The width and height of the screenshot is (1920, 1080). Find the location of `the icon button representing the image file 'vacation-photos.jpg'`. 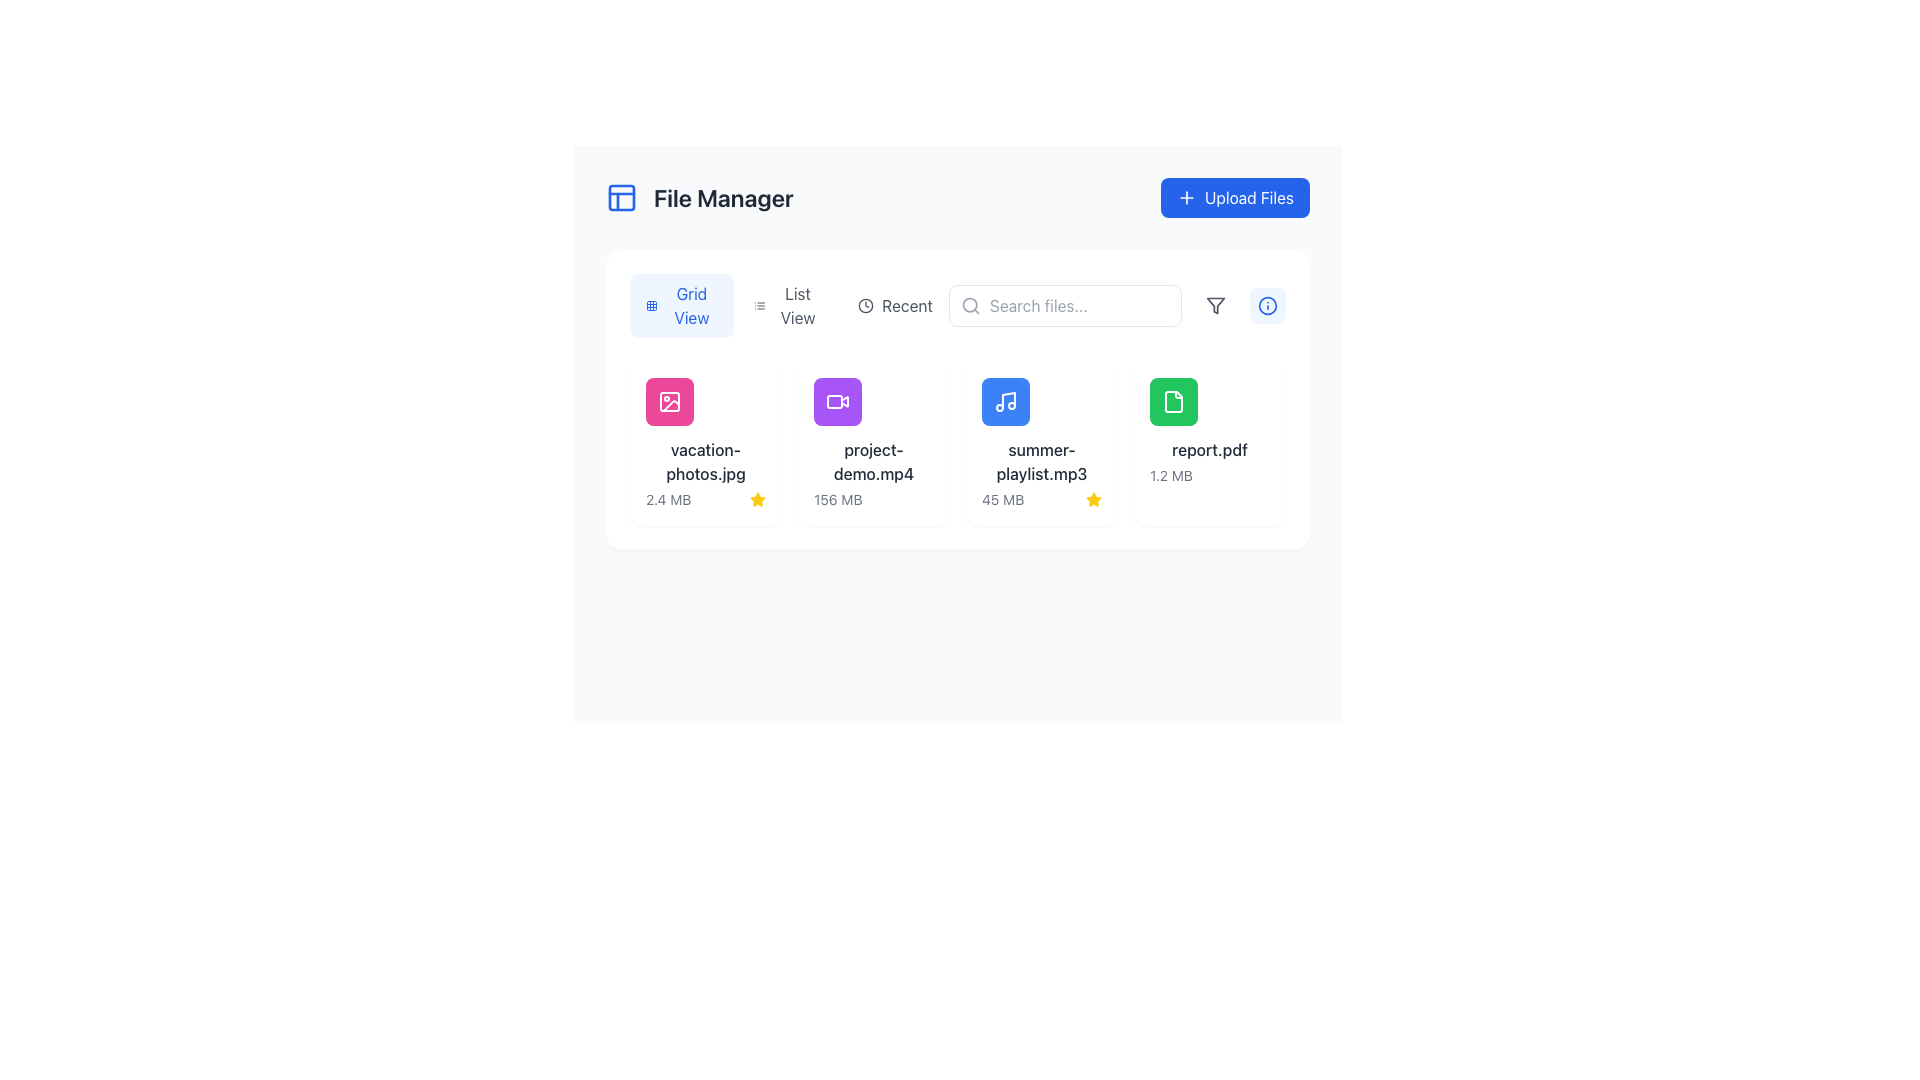

the icon button representing the image file 'vacation-photos.jpg' is located at coordinates (670, 401).